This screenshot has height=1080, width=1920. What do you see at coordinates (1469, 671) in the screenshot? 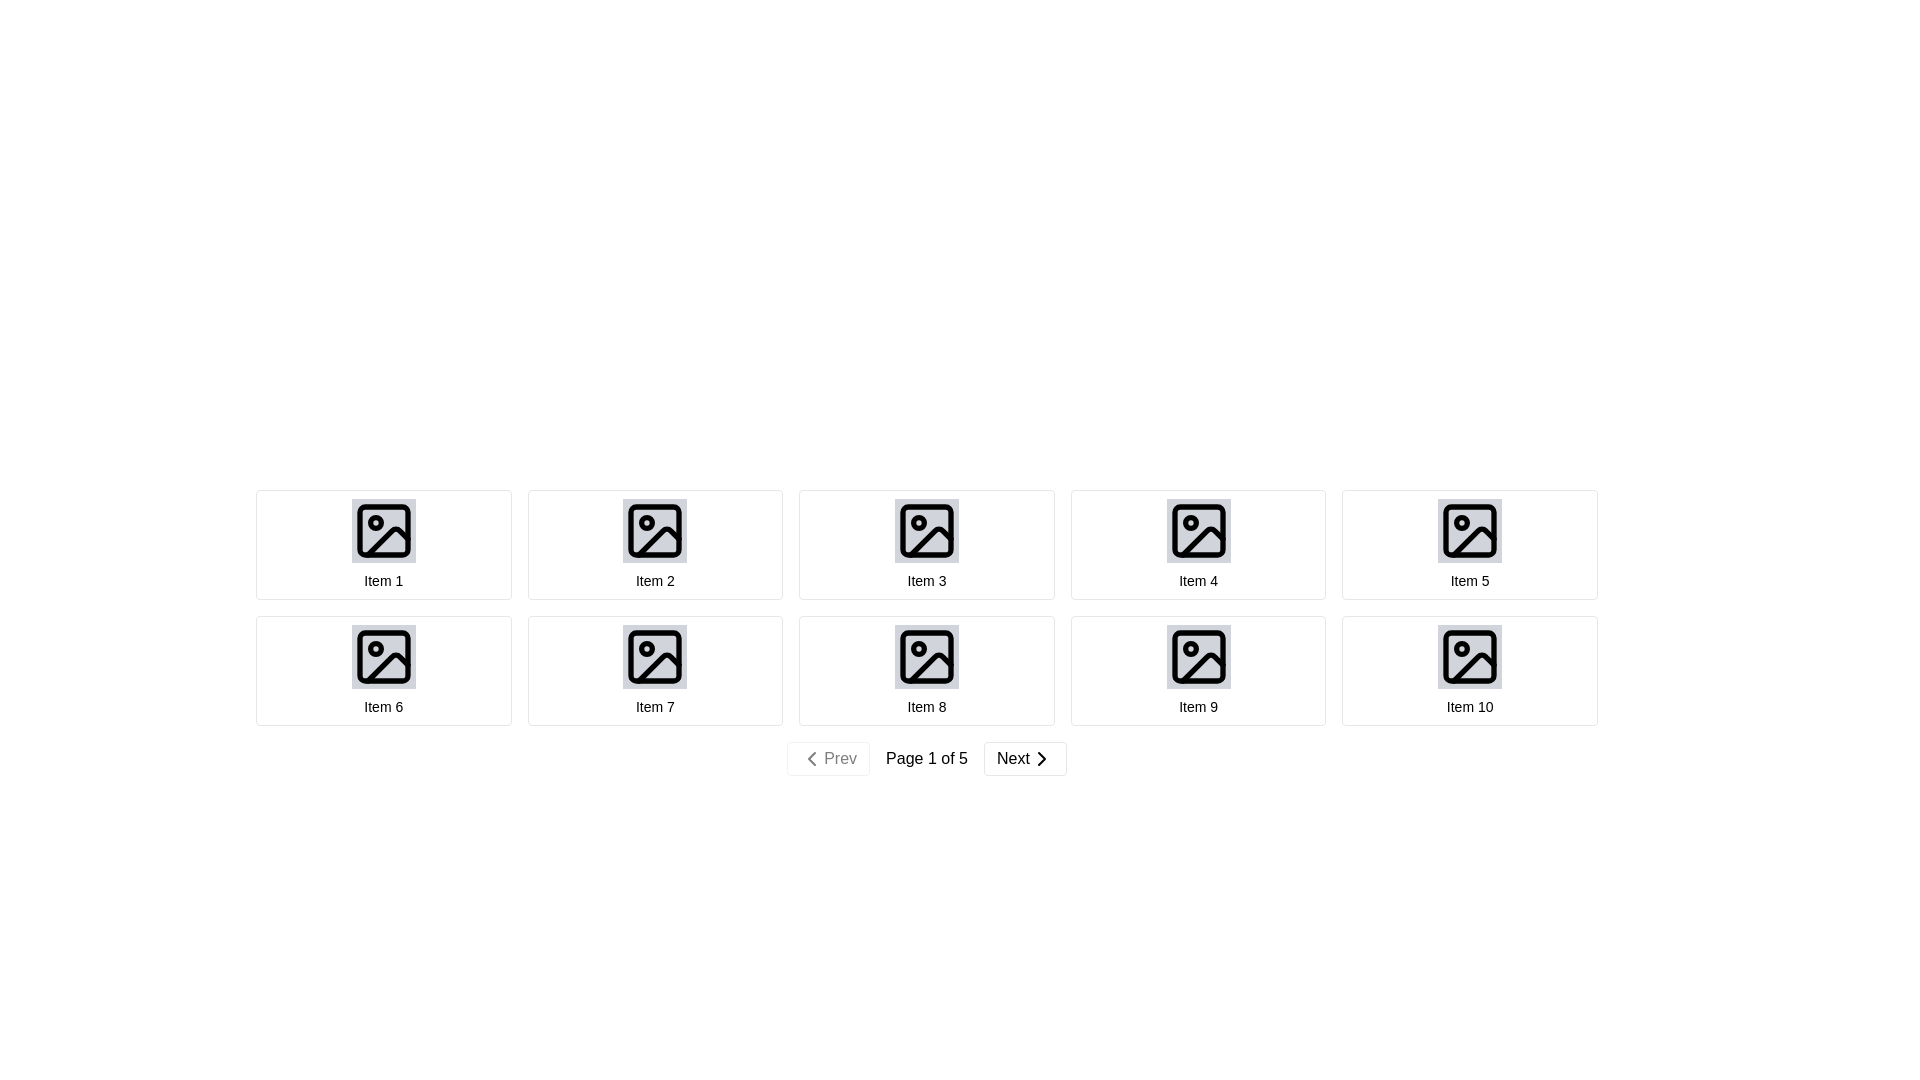
I see `the Card labeled 'Item 10' located in the bottom right corner of the grid` at bounding box center [1469, 671].